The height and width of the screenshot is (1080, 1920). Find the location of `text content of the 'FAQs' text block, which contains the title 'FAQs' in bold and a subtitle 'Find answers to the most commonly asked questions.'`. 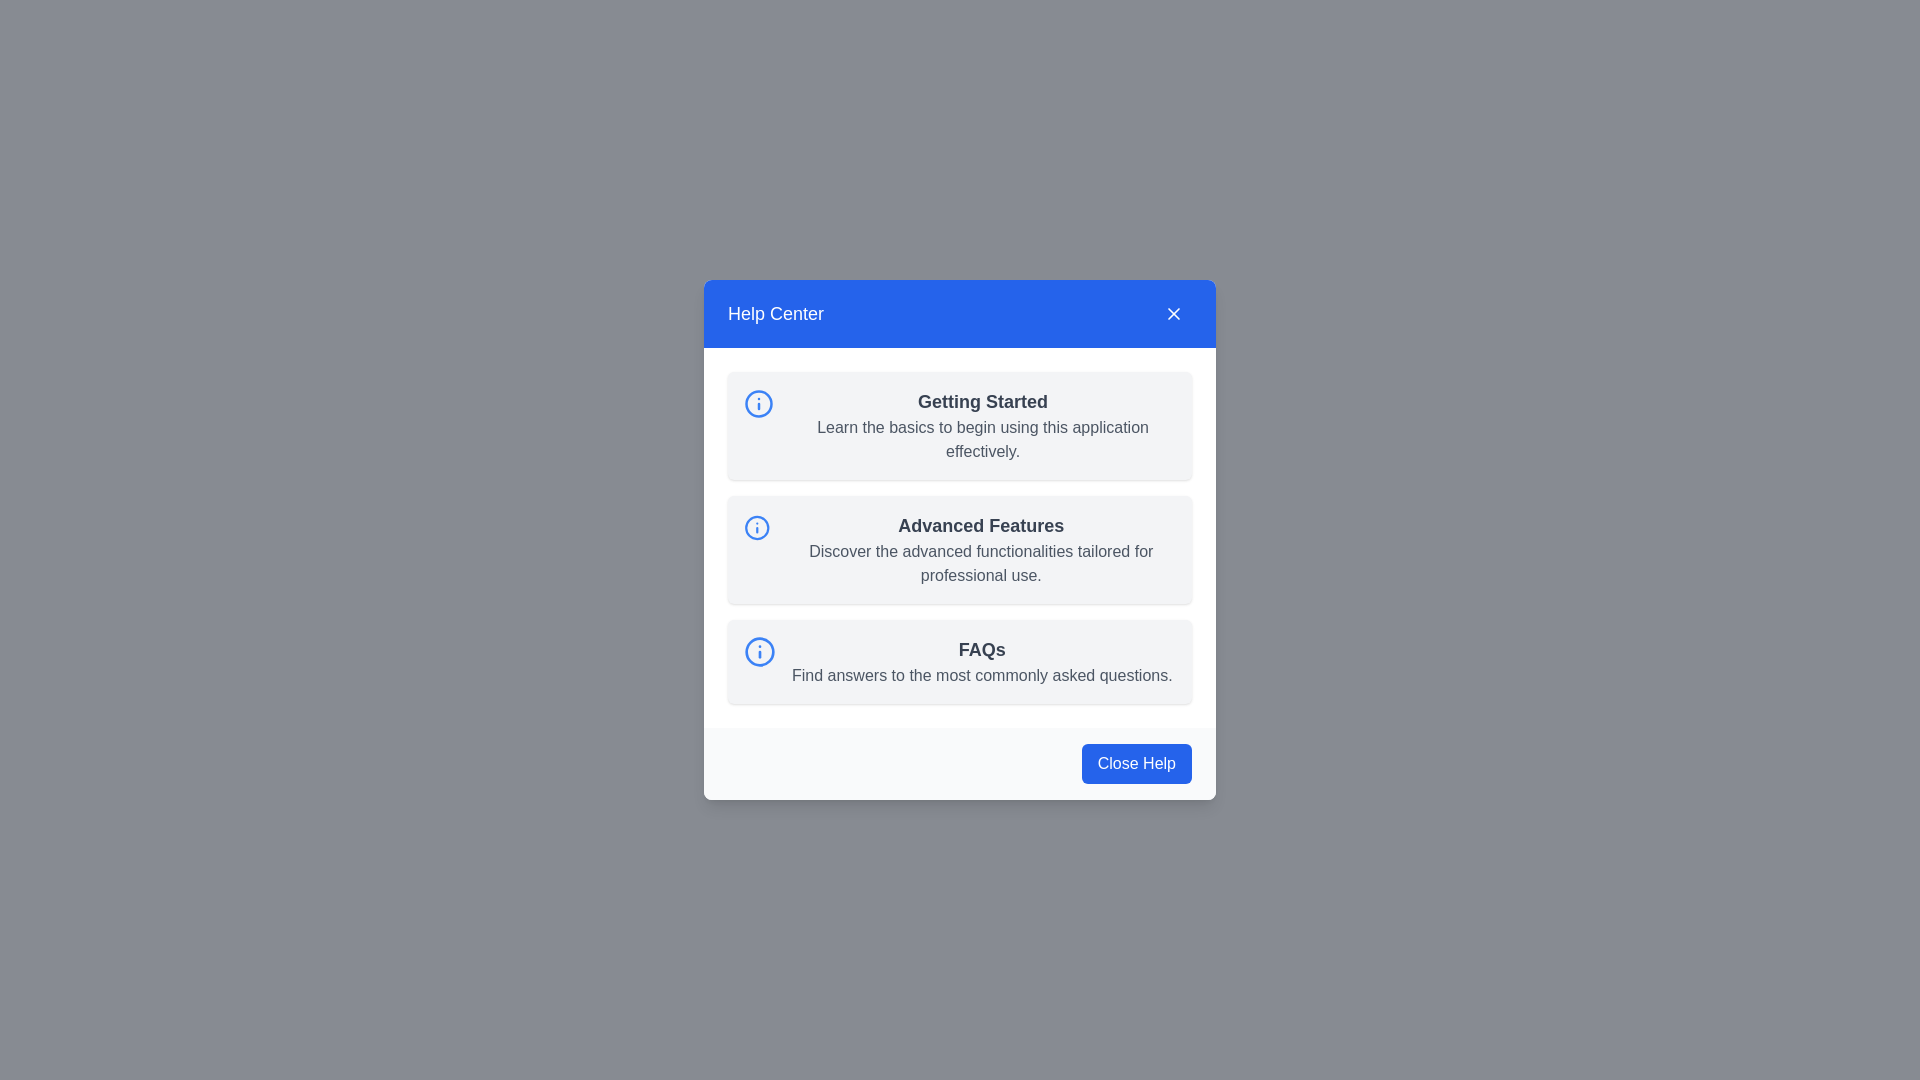

text content of the 'FAQs' text block, which contains the title 'FAQs' in bold and a subtitle 'Find answers to the most commonly asked questions.' is located at coordinates (982, 662).